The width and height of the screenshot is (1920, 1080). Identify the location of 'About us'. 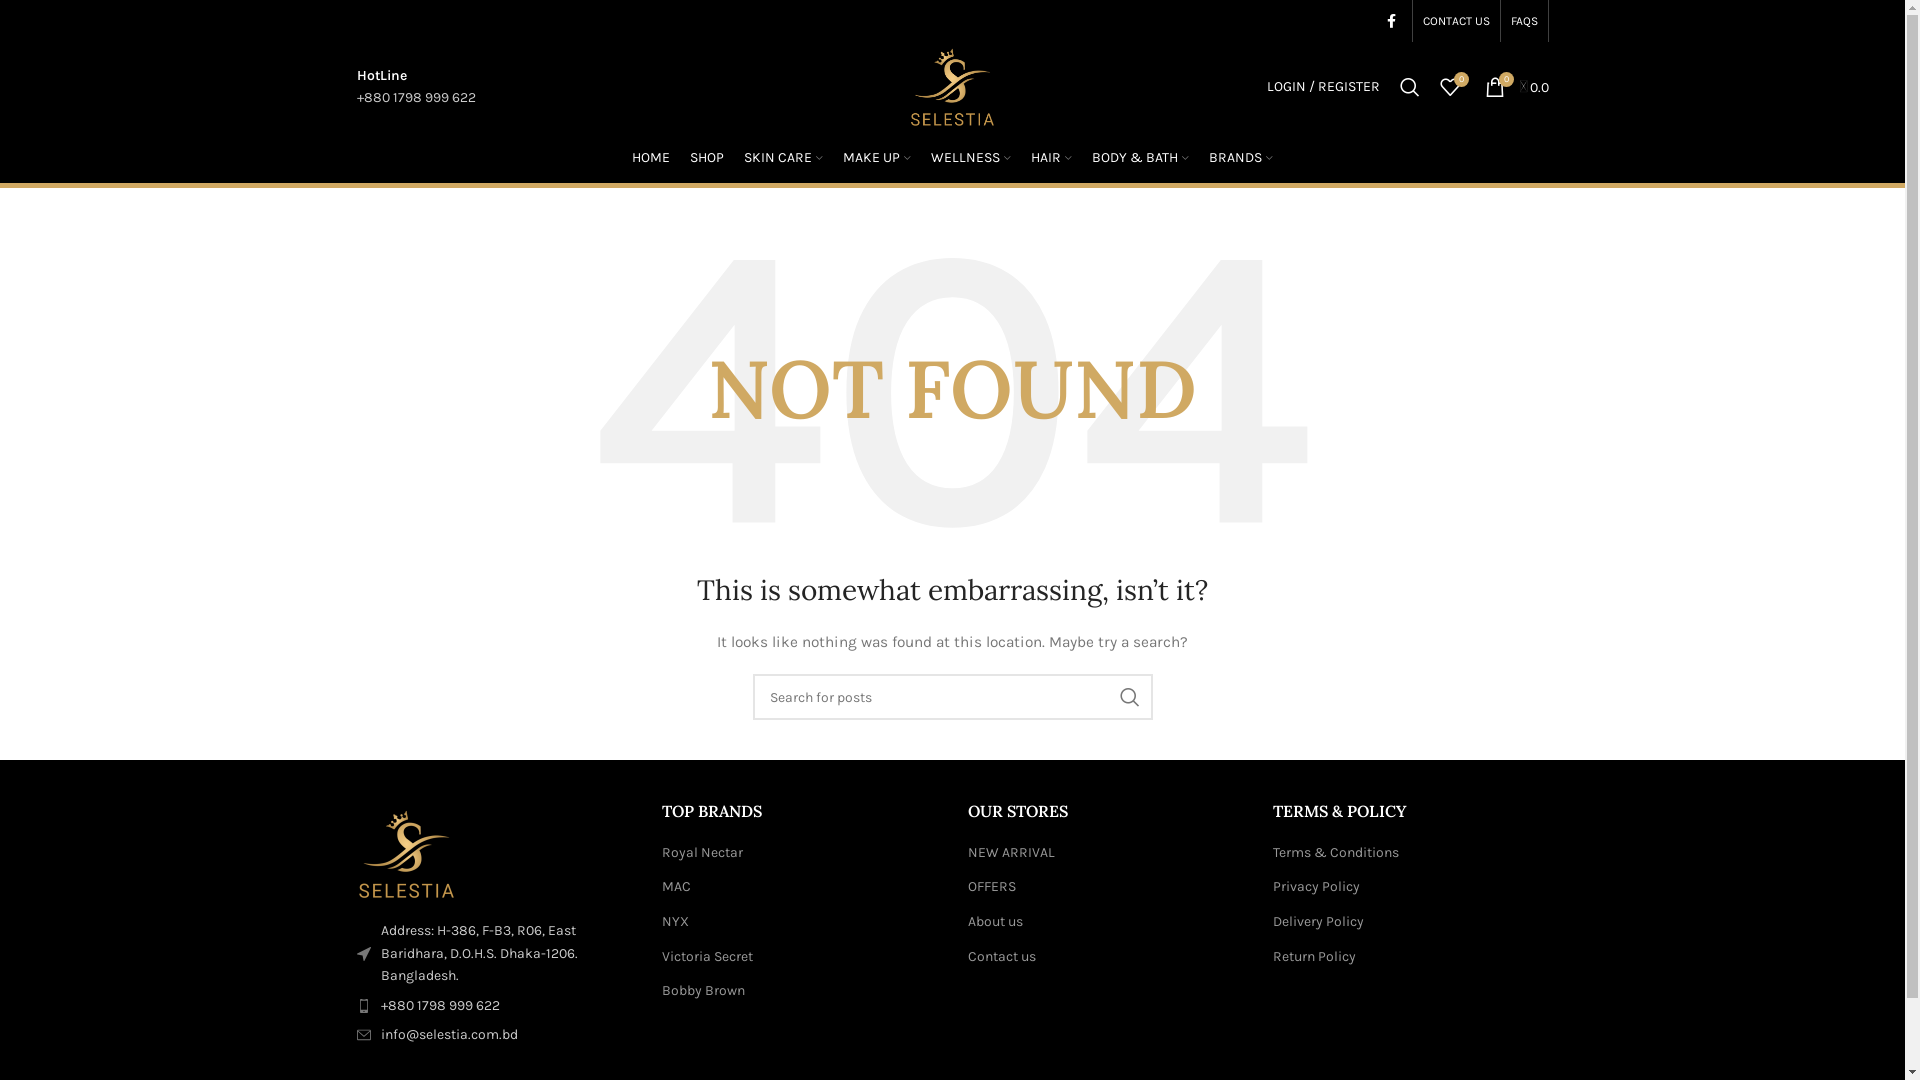
(968, 921).